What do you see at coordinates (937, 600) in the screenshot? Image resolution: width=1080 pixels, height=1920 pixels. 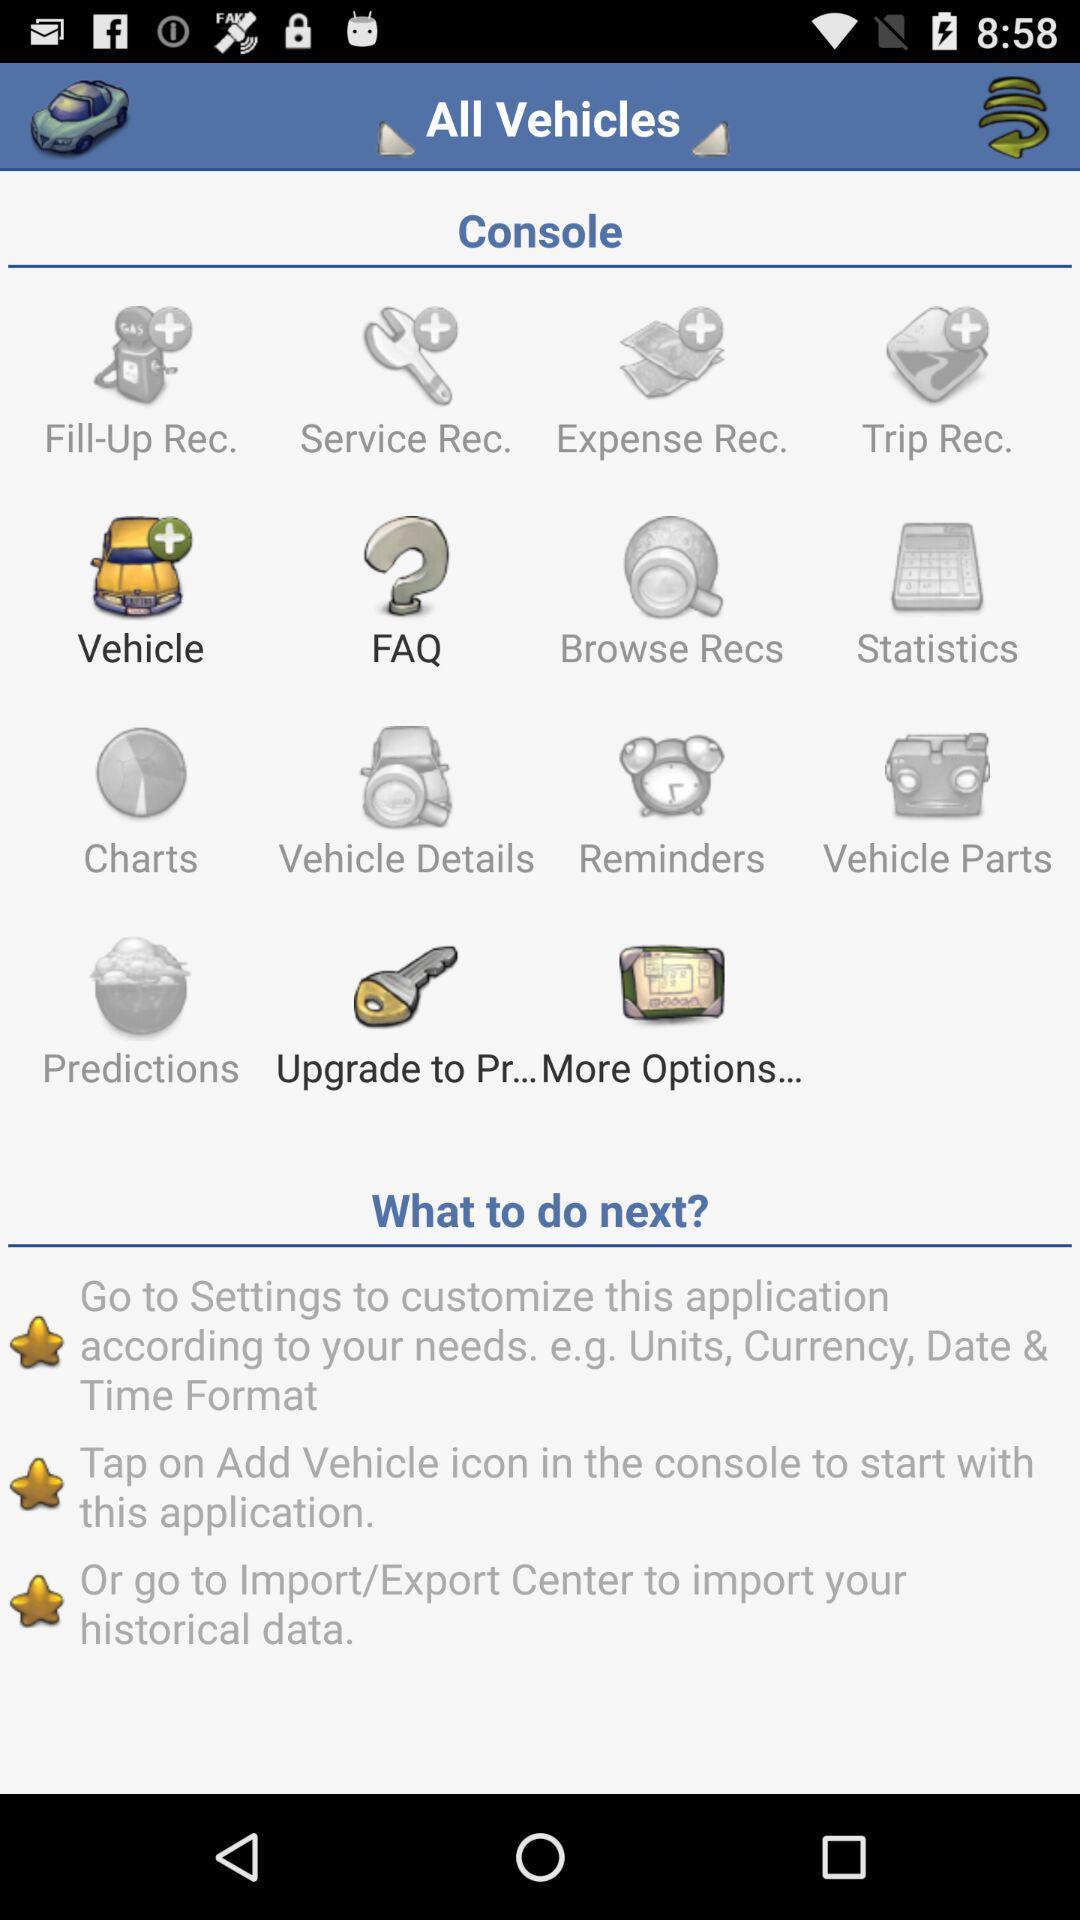 I see `statistics item` at bounding box center [937, 600].